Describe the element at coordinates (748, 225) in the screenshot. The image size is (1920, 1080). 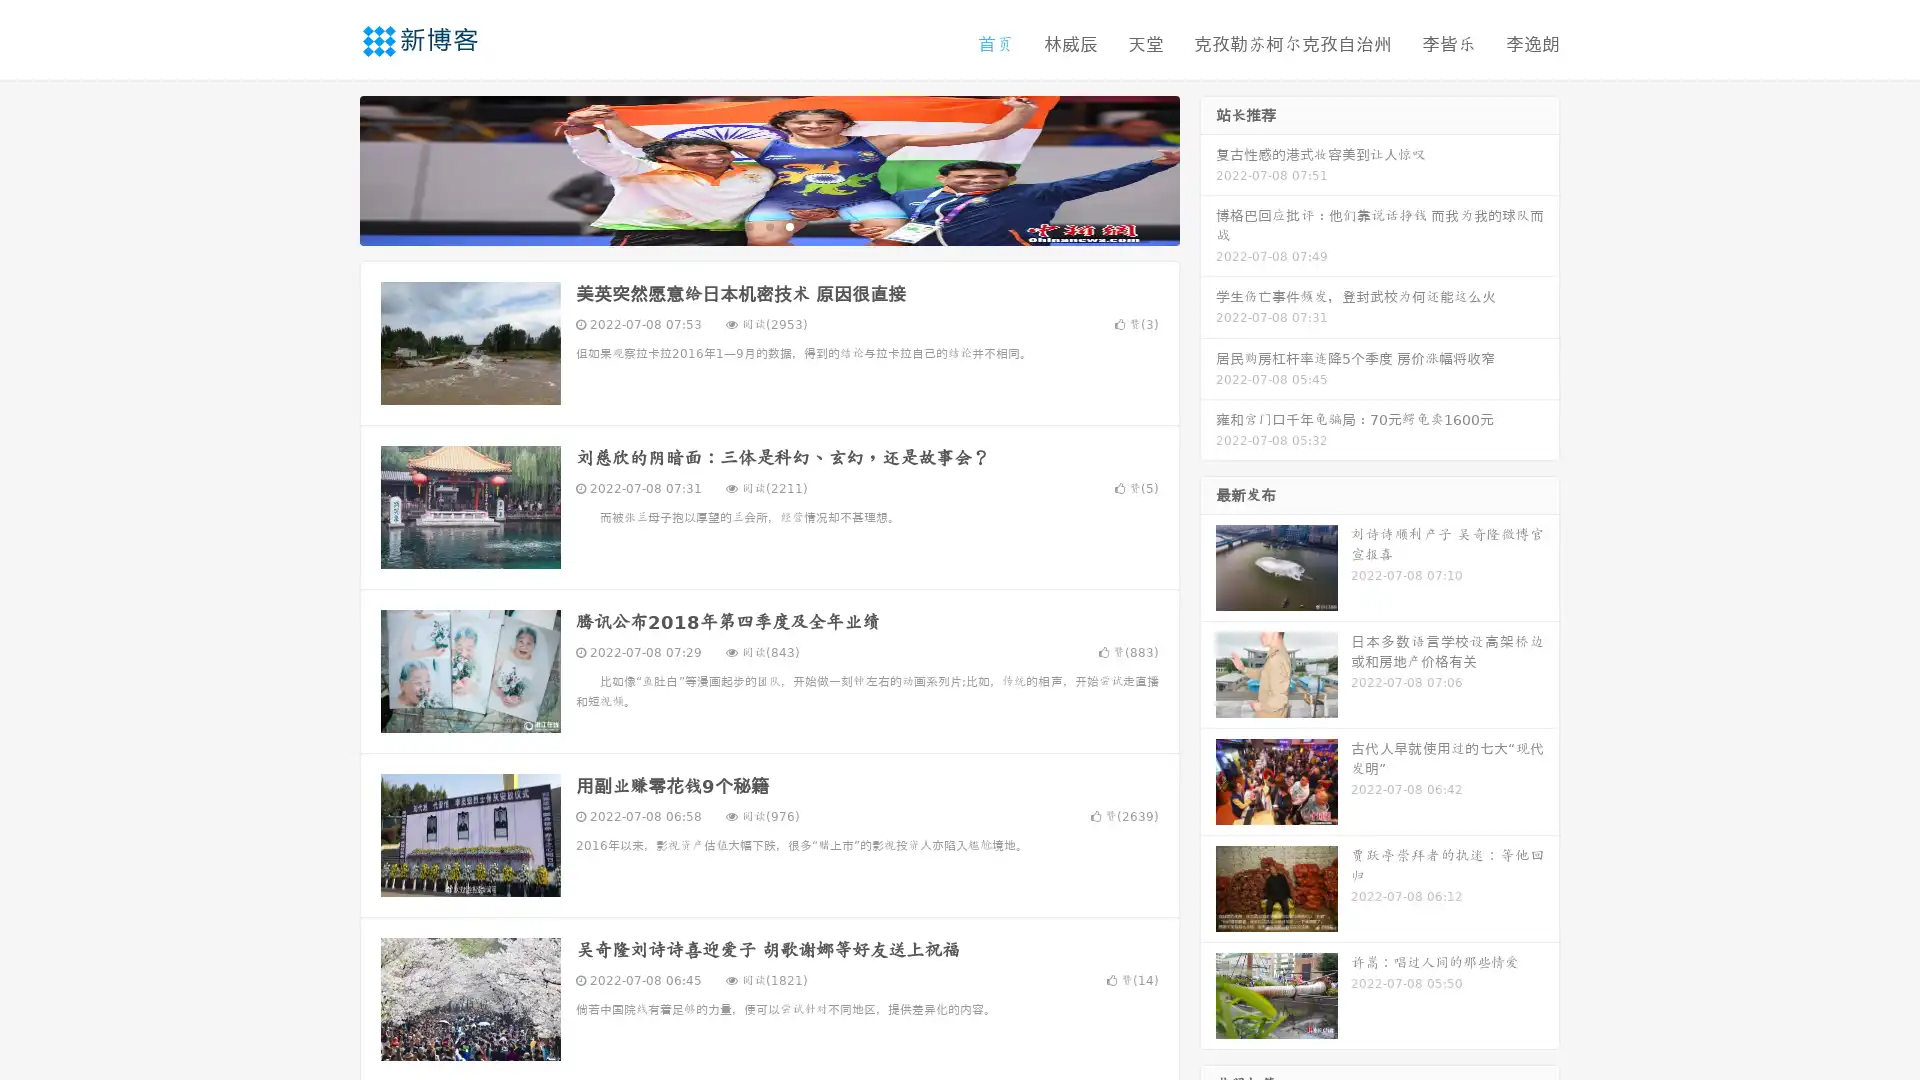
I see `Go to slide 1` at that location.